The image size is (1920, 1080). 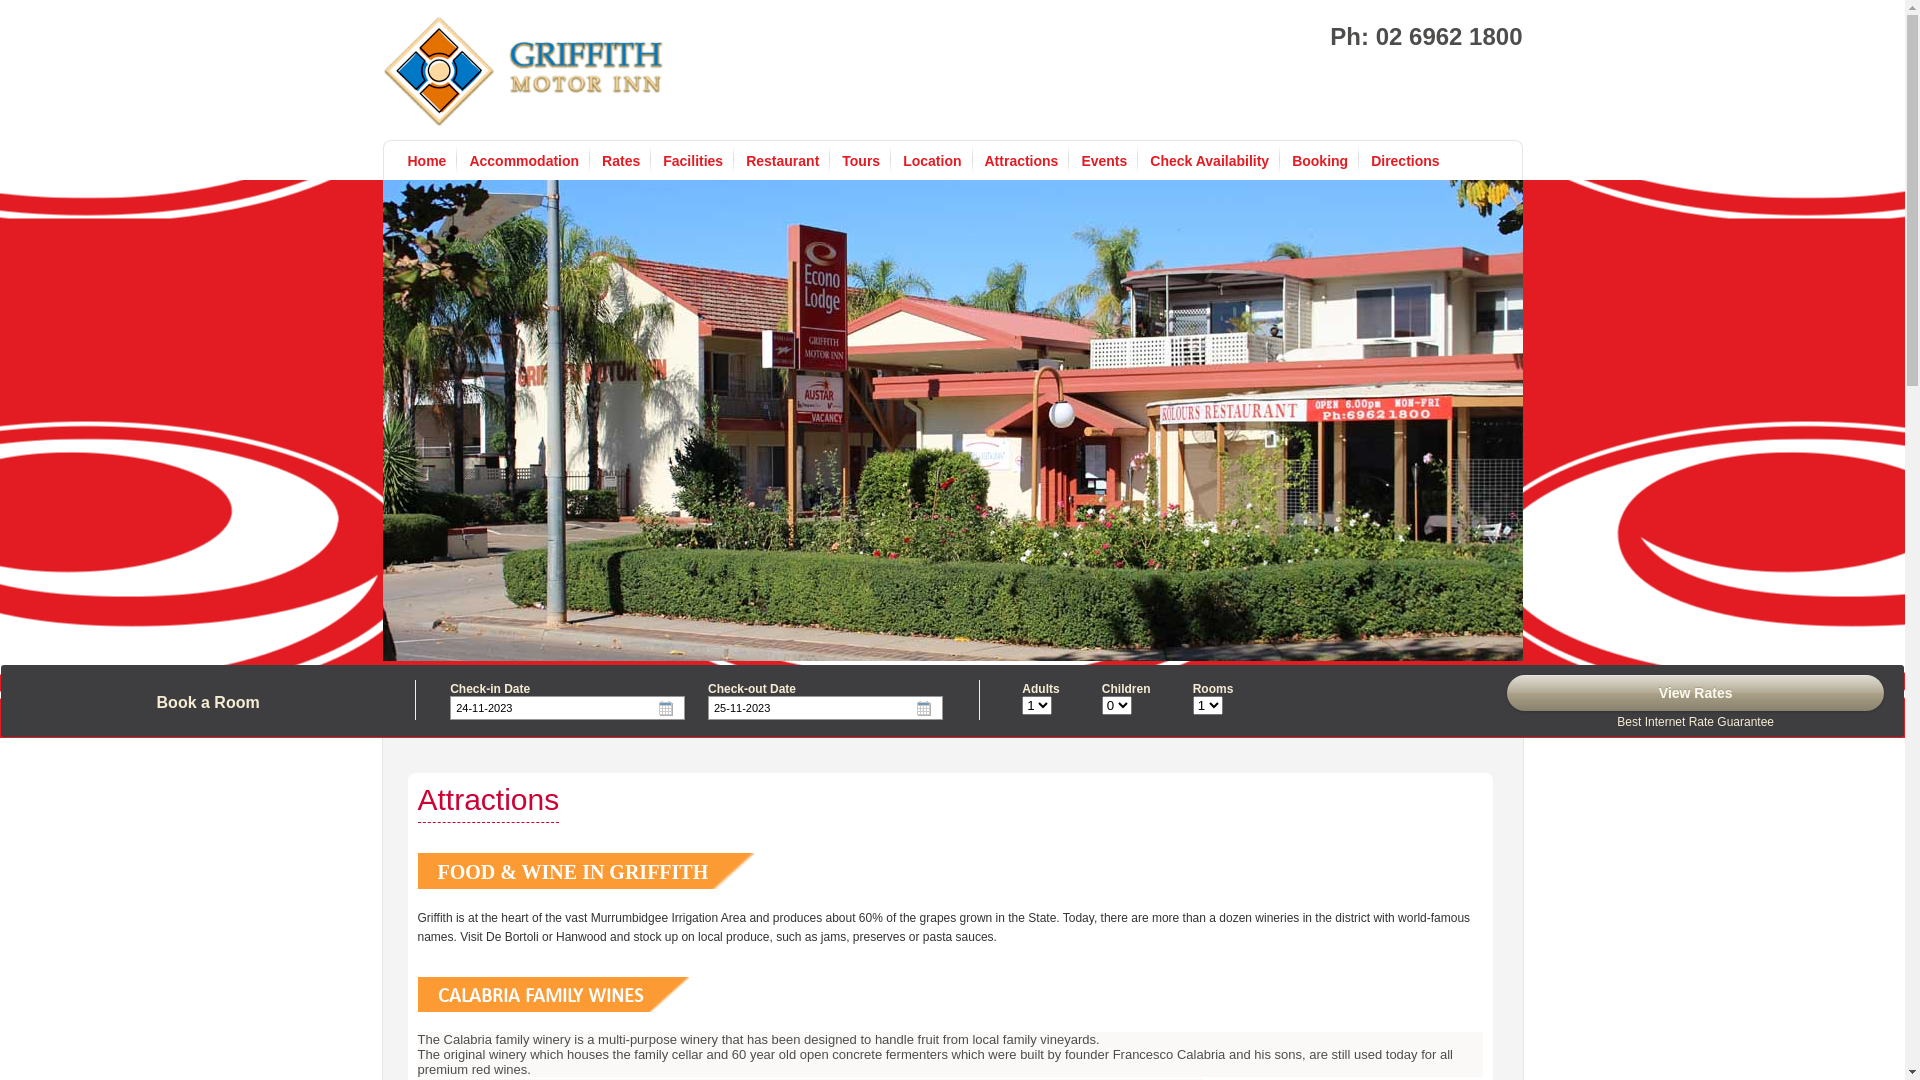 I want to click on 'Home', so click(x=407, y=160).